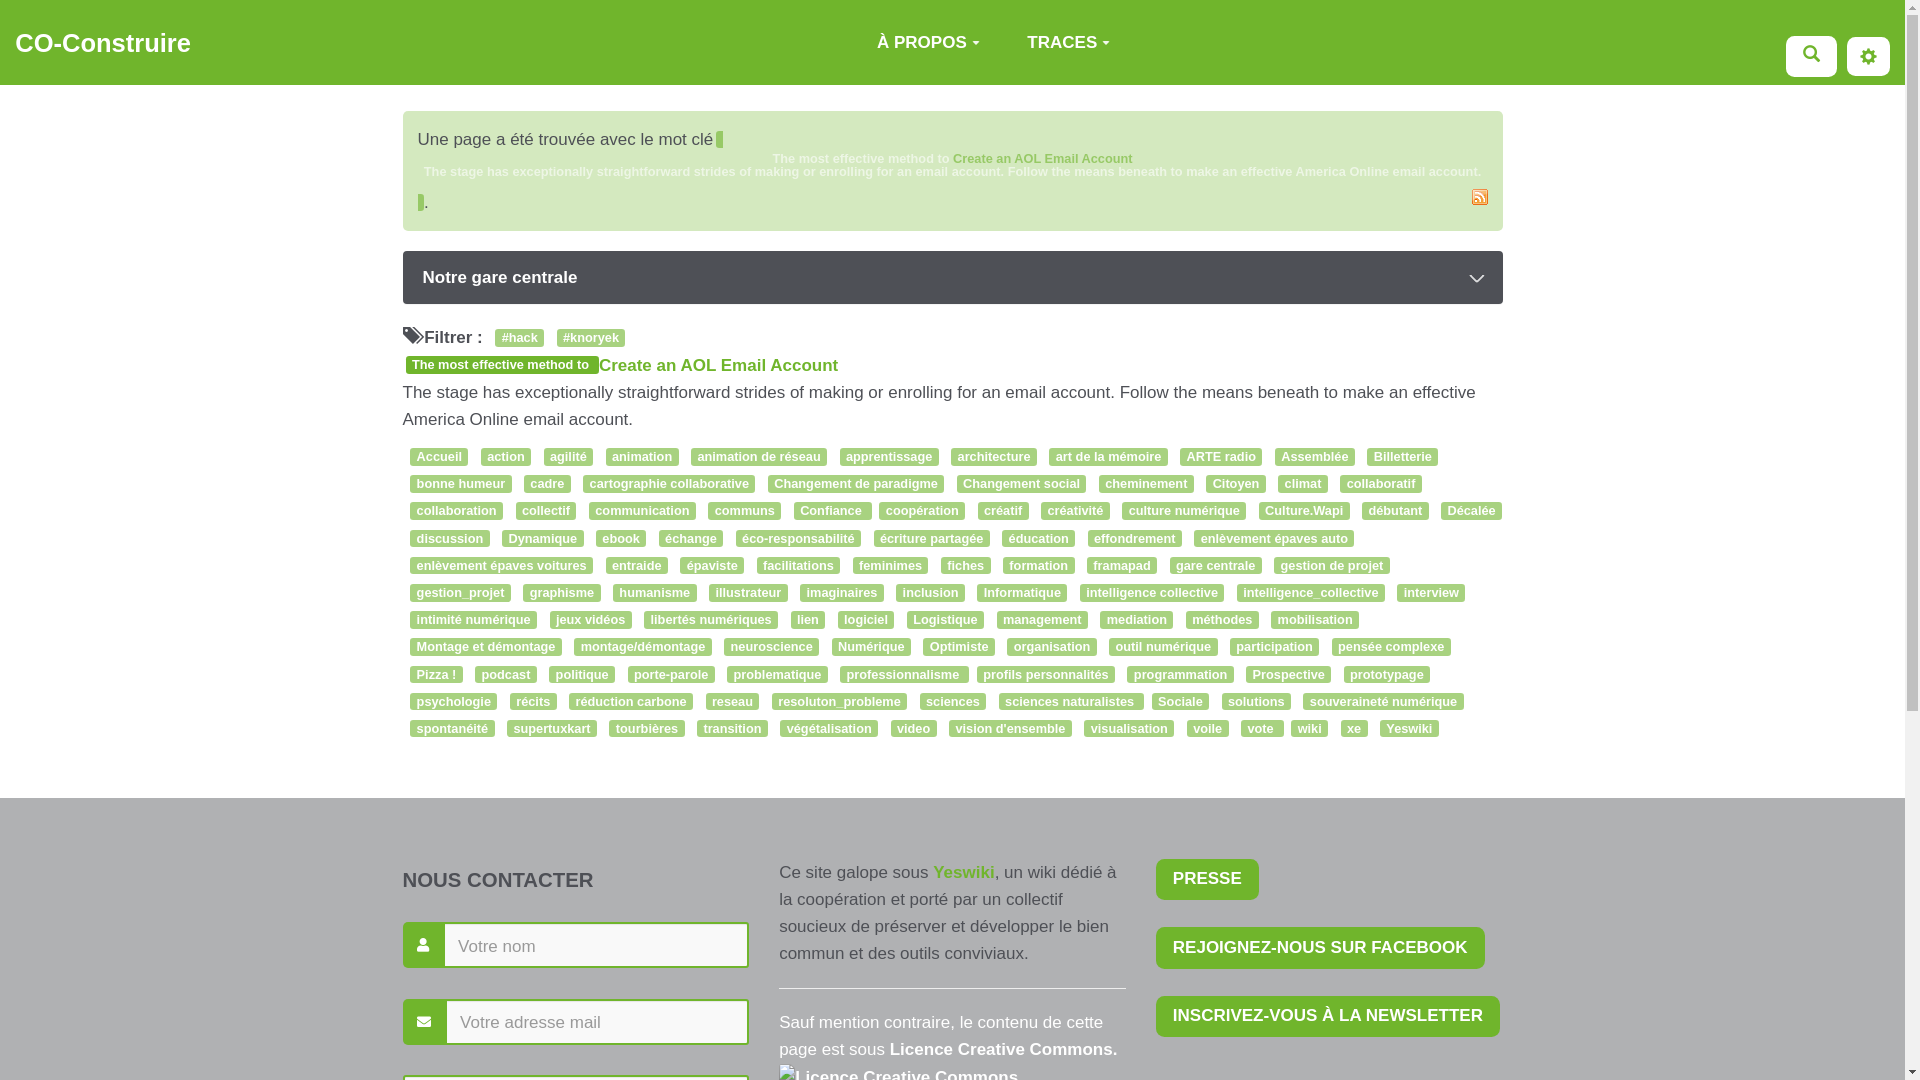 The width and height of the screenshot is (1920, 1080). What do you see at coordinates (732, 701) in the screenshot?
I see `'reseau'` at bounding box center [732, 701].